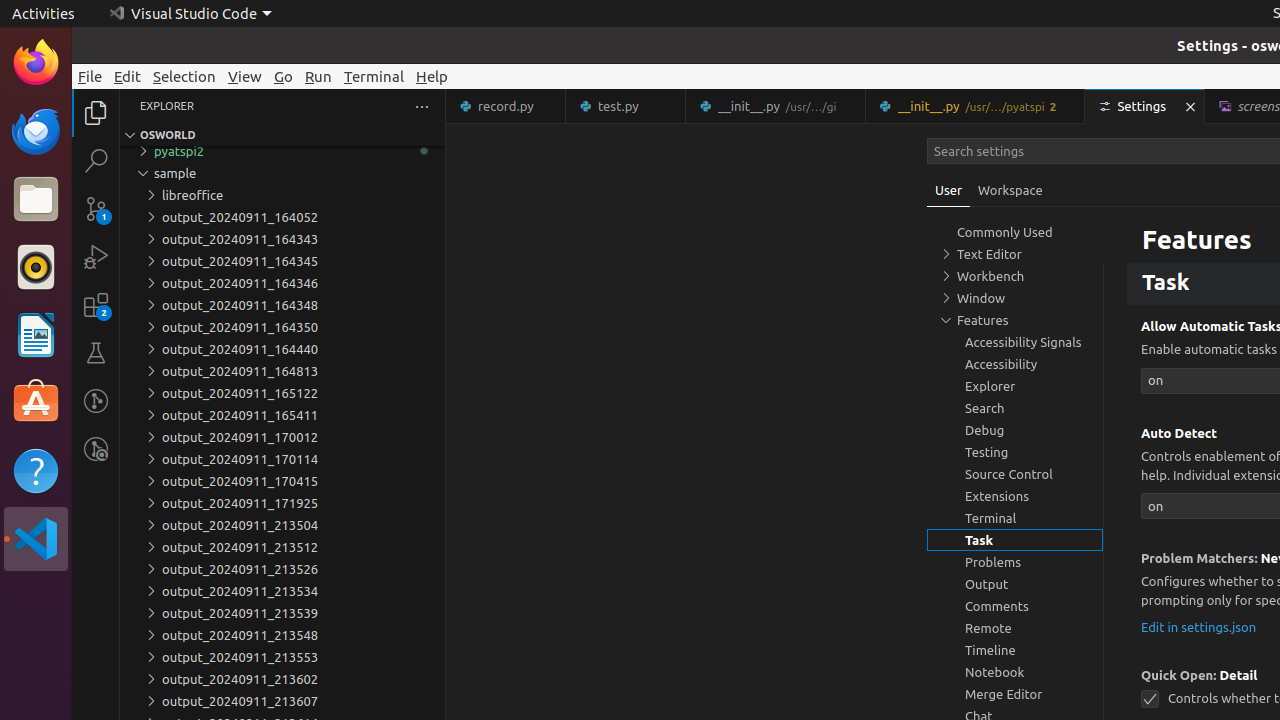 The image size is (1280, 720). I want to click on 'output_20240911_213539', so click(281, 612).